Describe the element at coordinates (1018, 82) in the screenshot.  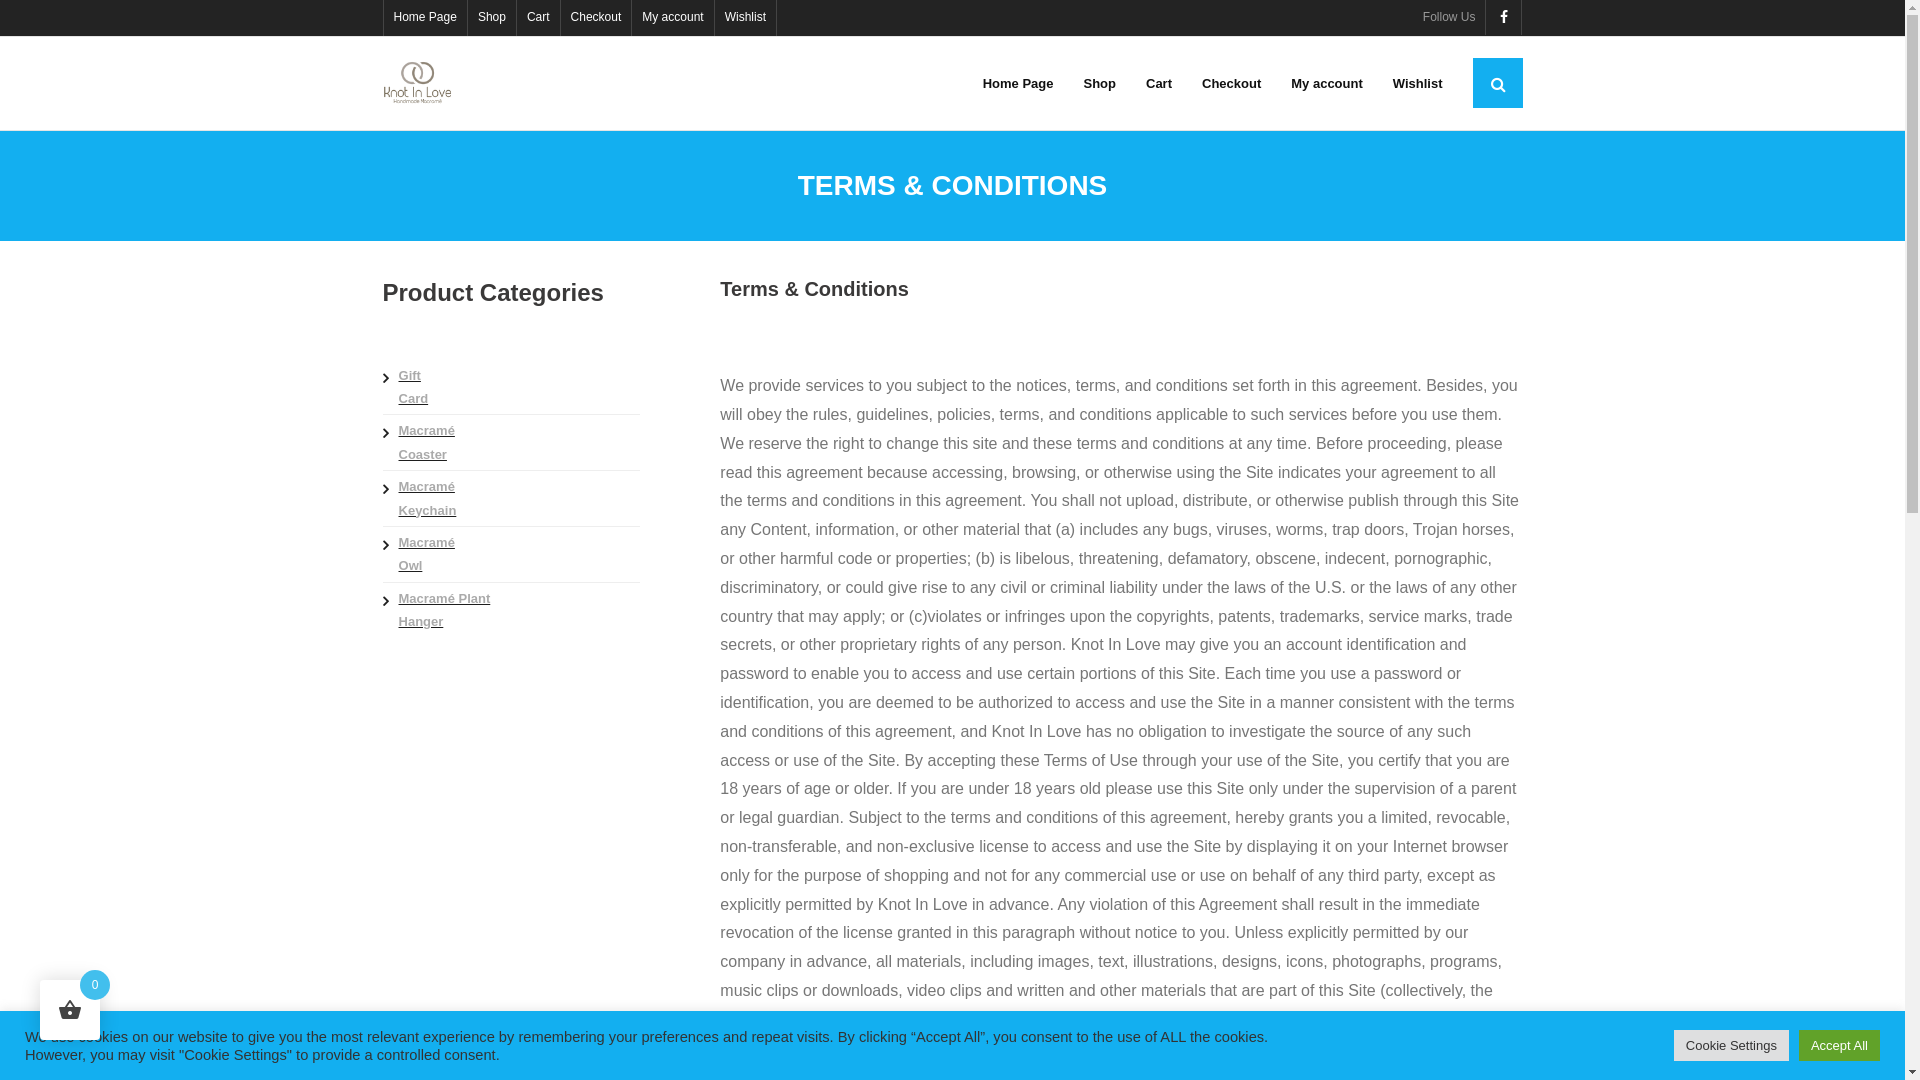
I see `'Home Page'` at that location.